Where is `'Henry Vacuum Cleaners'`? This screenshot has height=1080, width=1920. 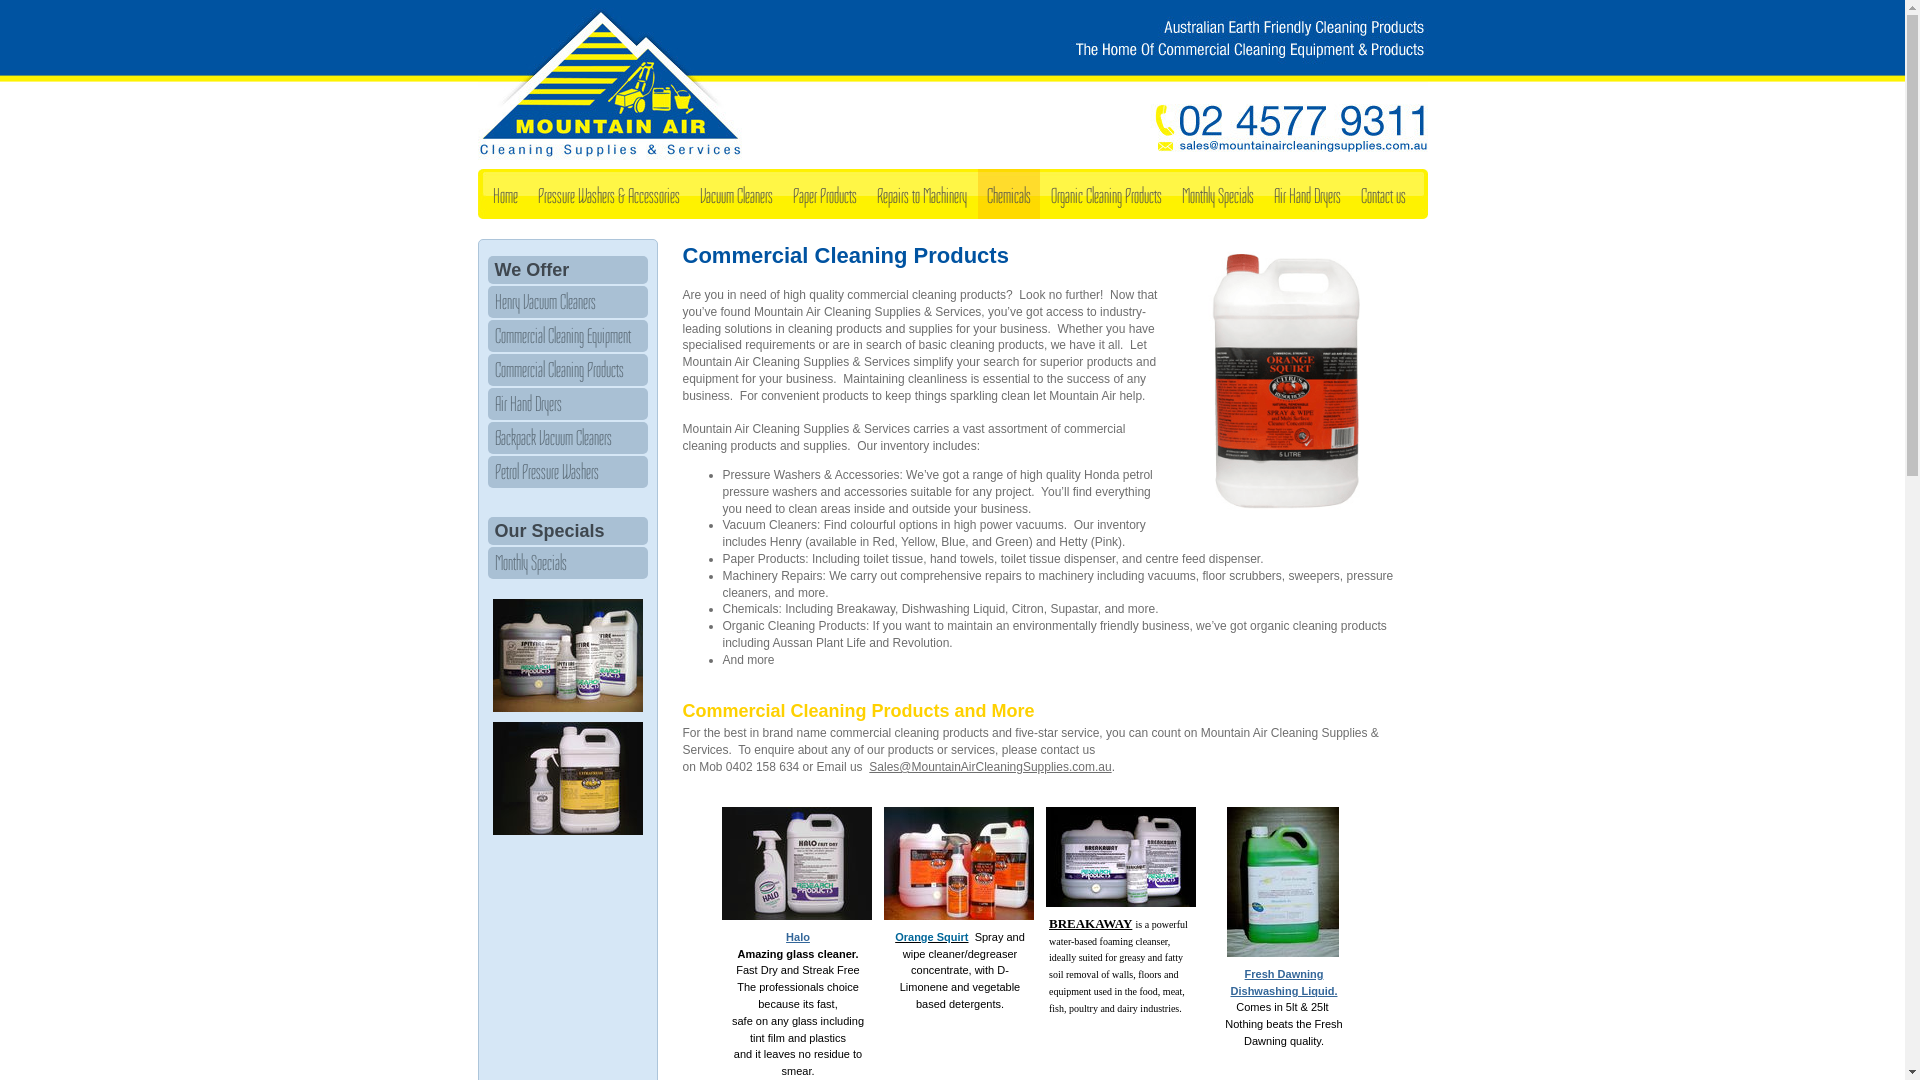 'Henry Vacuum Cleaners' is located at coordinates (566, 301).